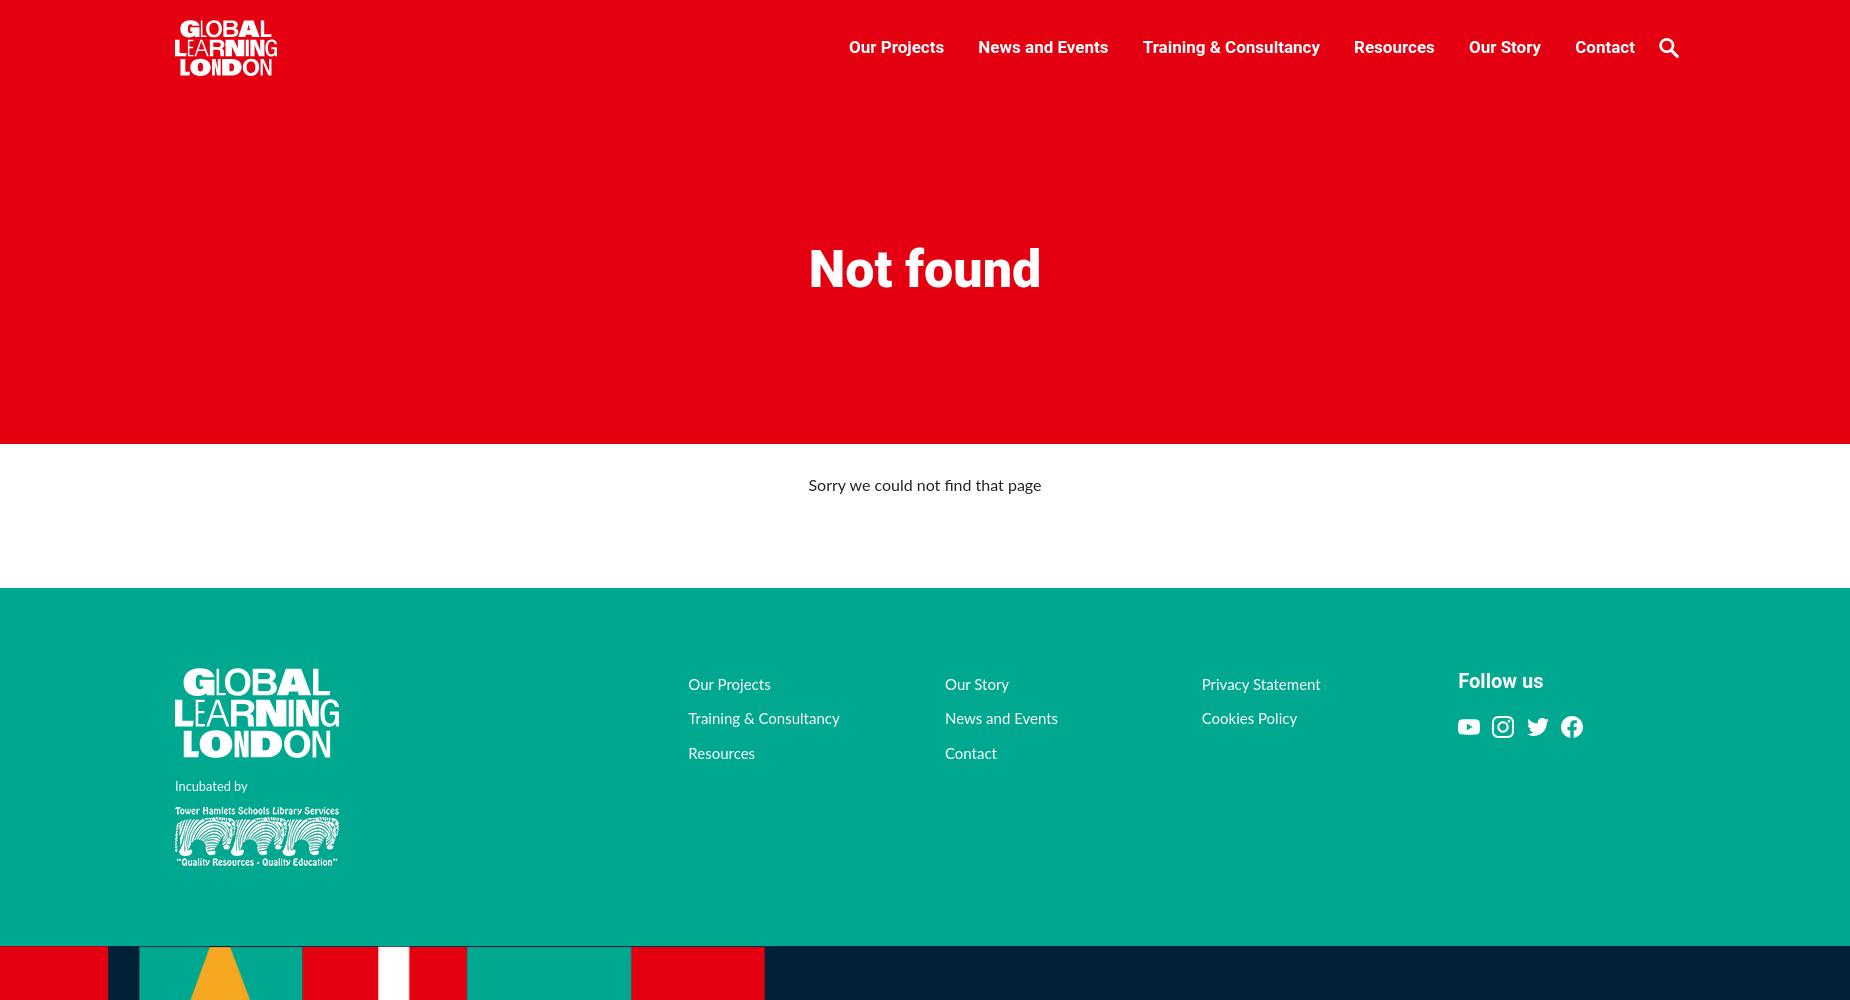 This screenshot has height=1000, width=1850. Describe the element at coordinates (1500, 680) in the screenshot. I see `'Follow us'` at that location.